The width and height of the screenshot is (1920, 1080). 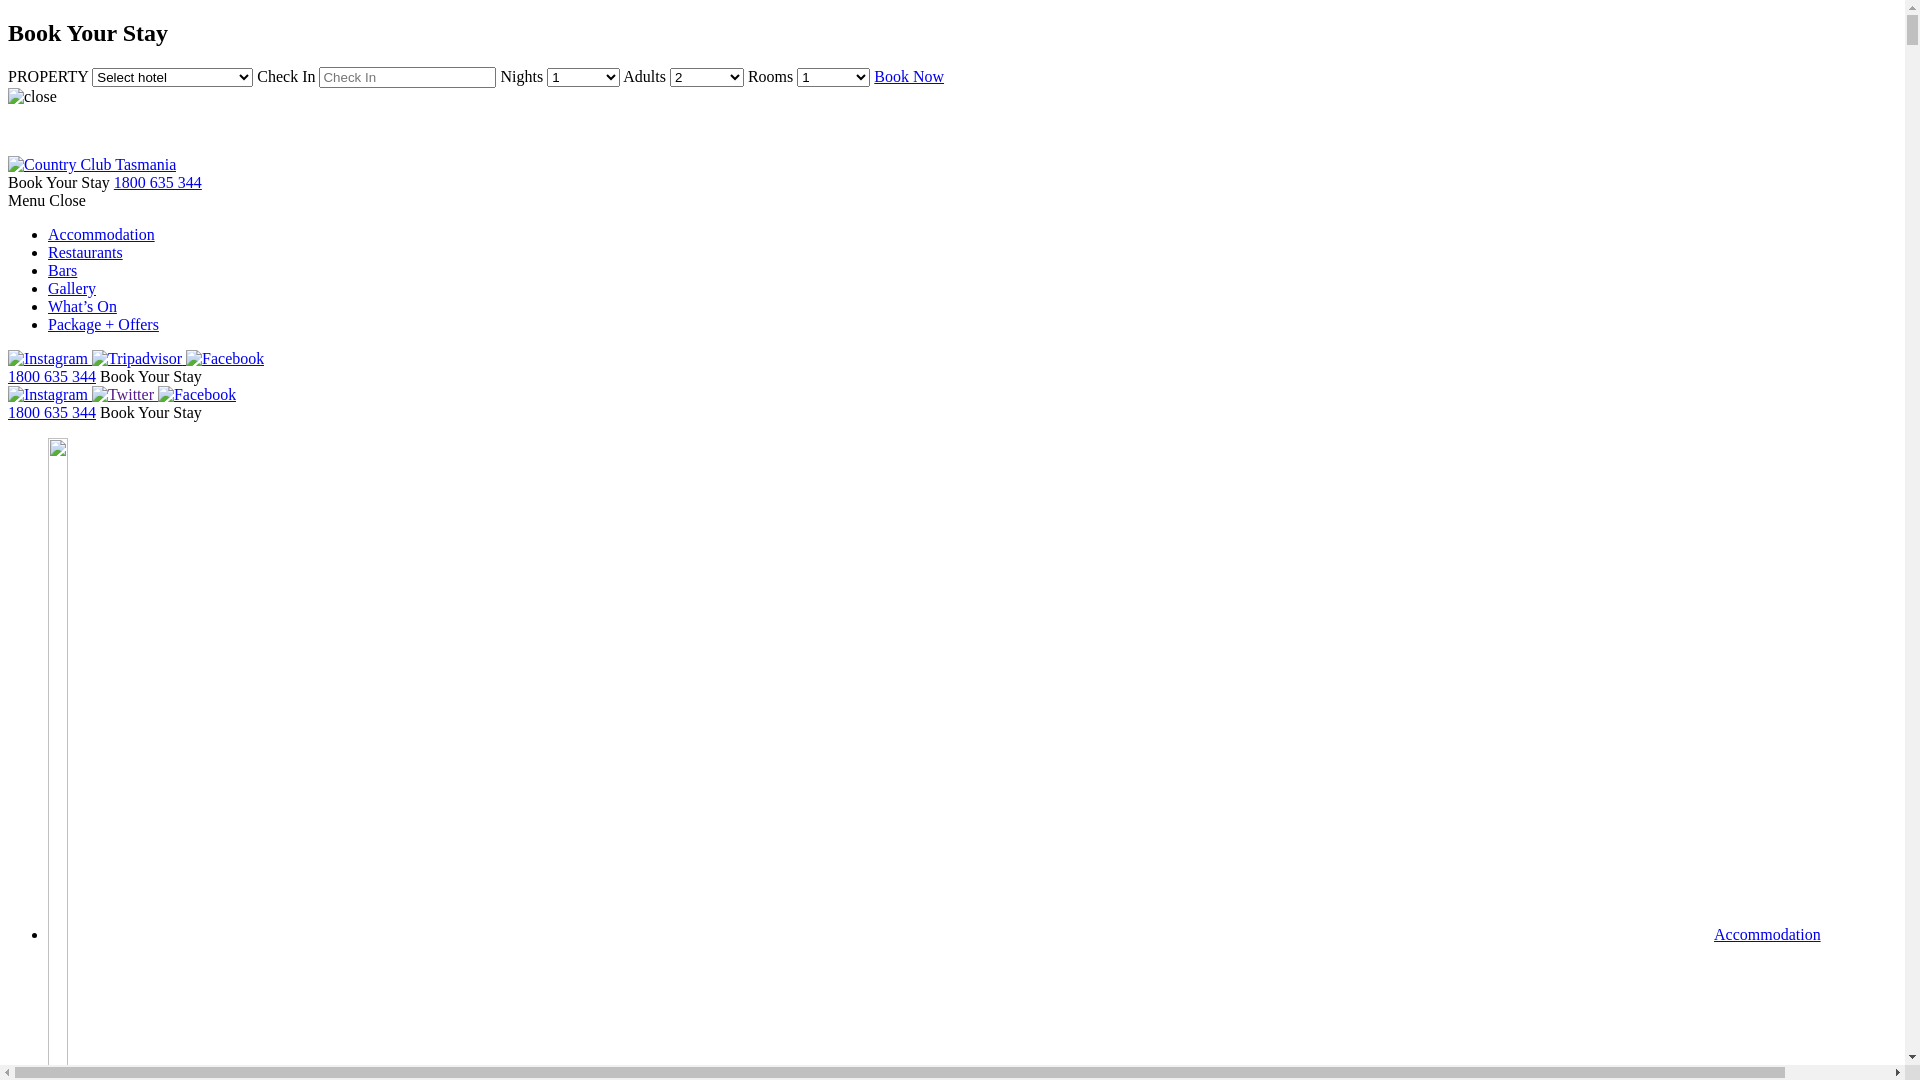 What do you see at coordinates (102, 323) in the screenshot?
I see `'Package + Offers'` at bounding box center [102, 323].